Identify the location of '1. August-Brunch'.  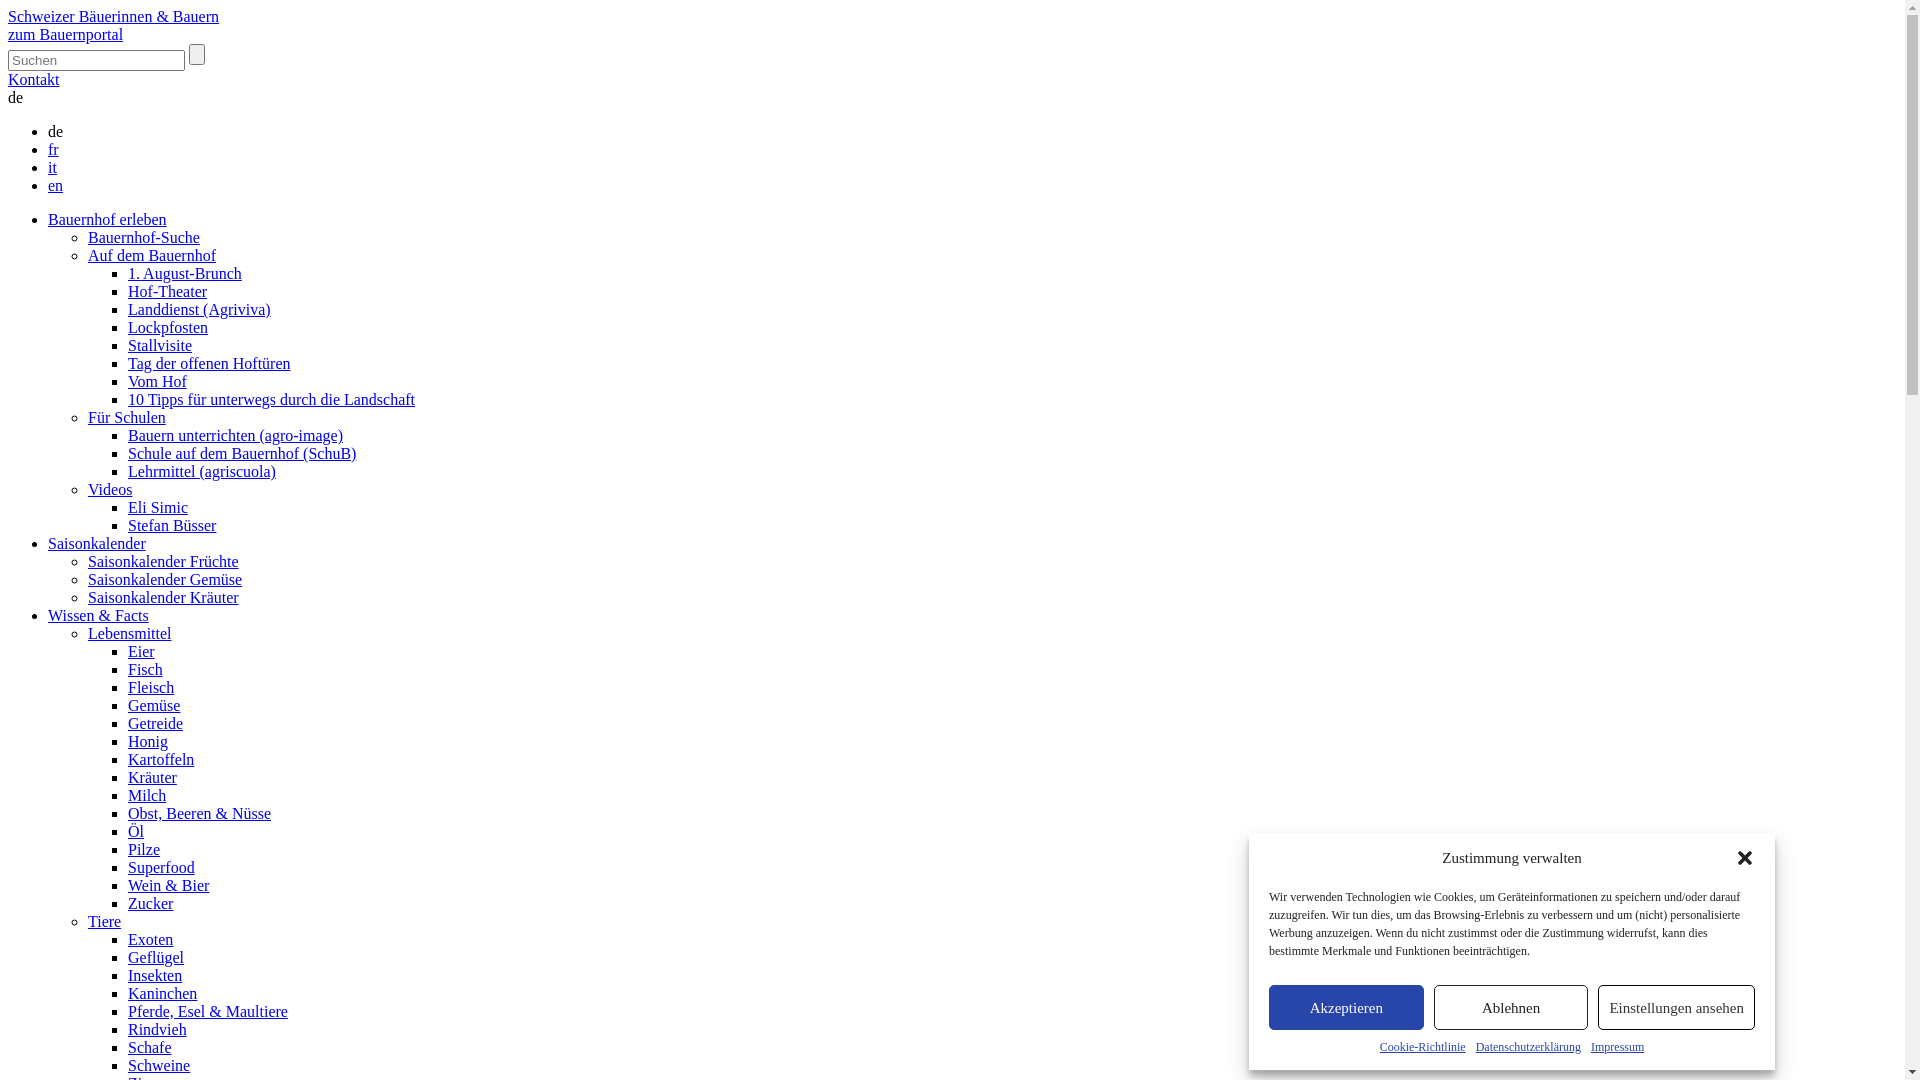
(185, 273).